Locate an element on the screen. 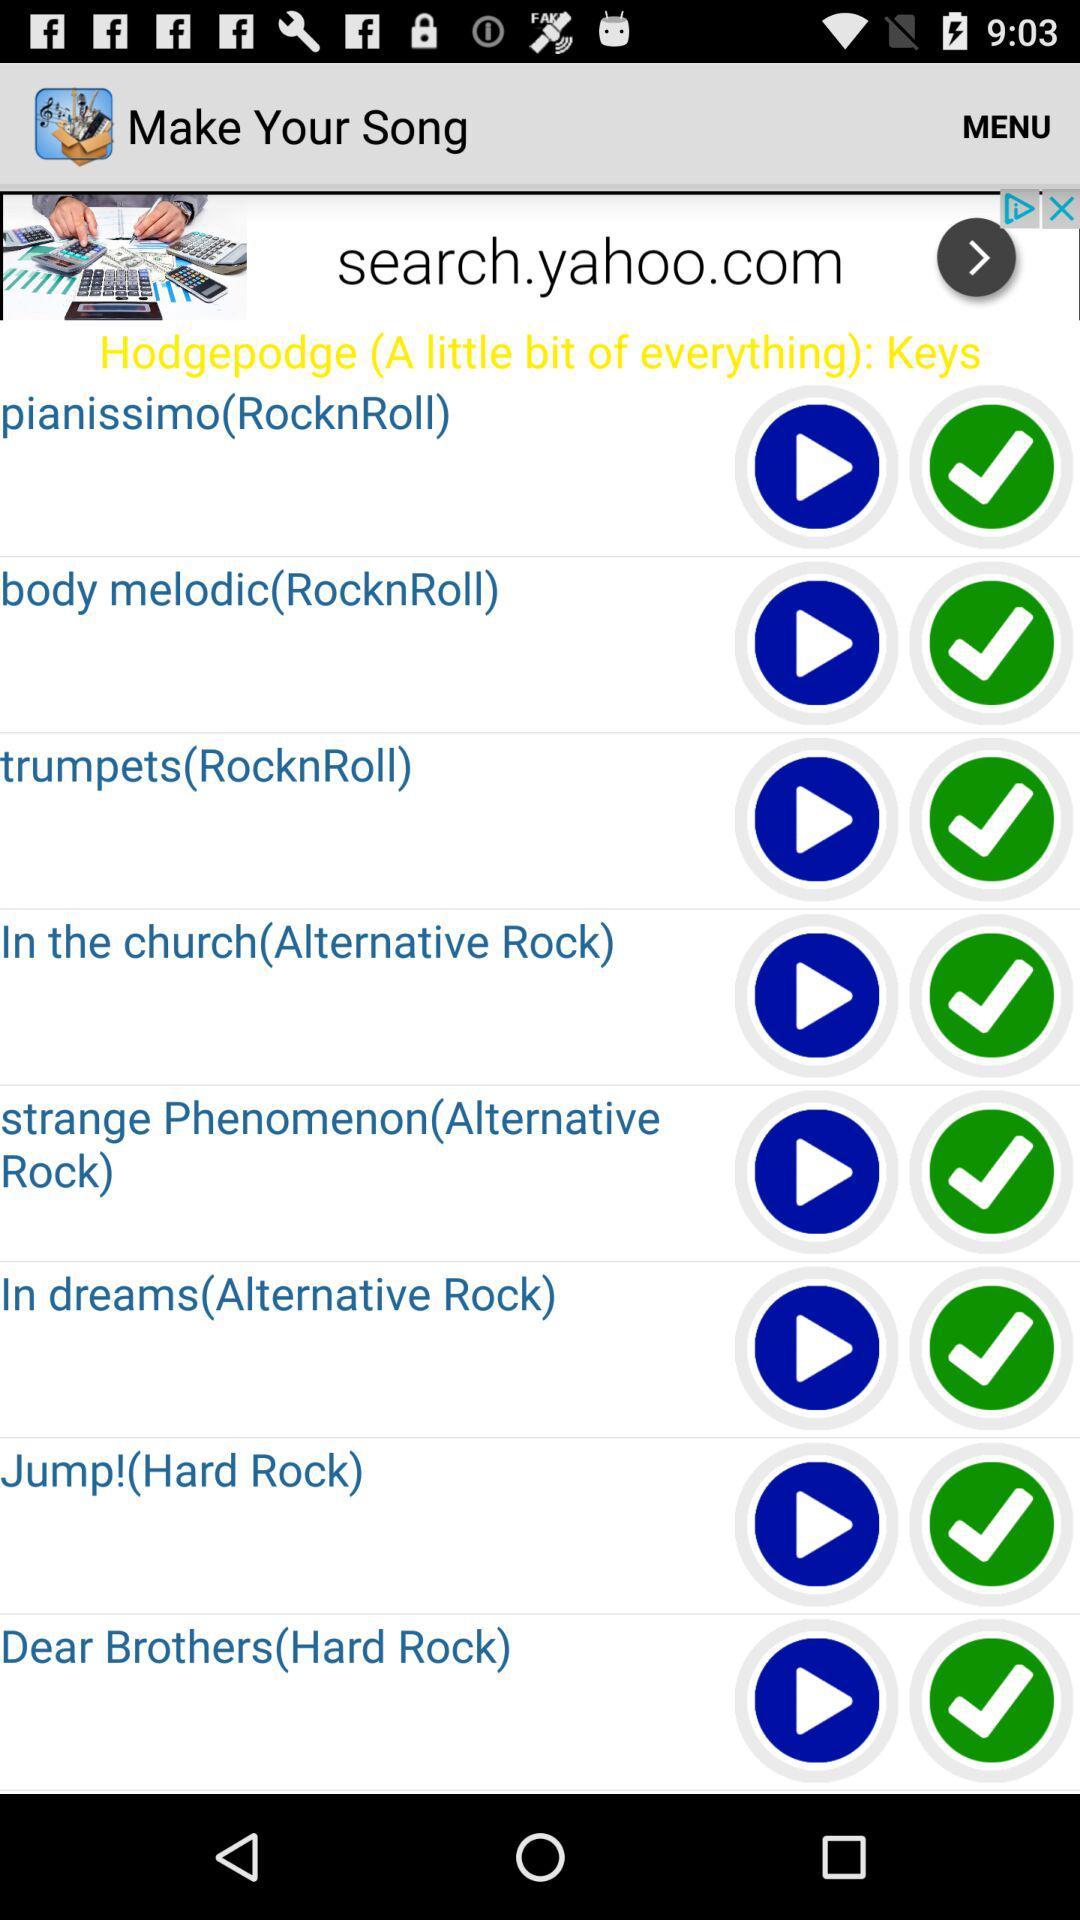  song is located at coordinates (992, 1524).